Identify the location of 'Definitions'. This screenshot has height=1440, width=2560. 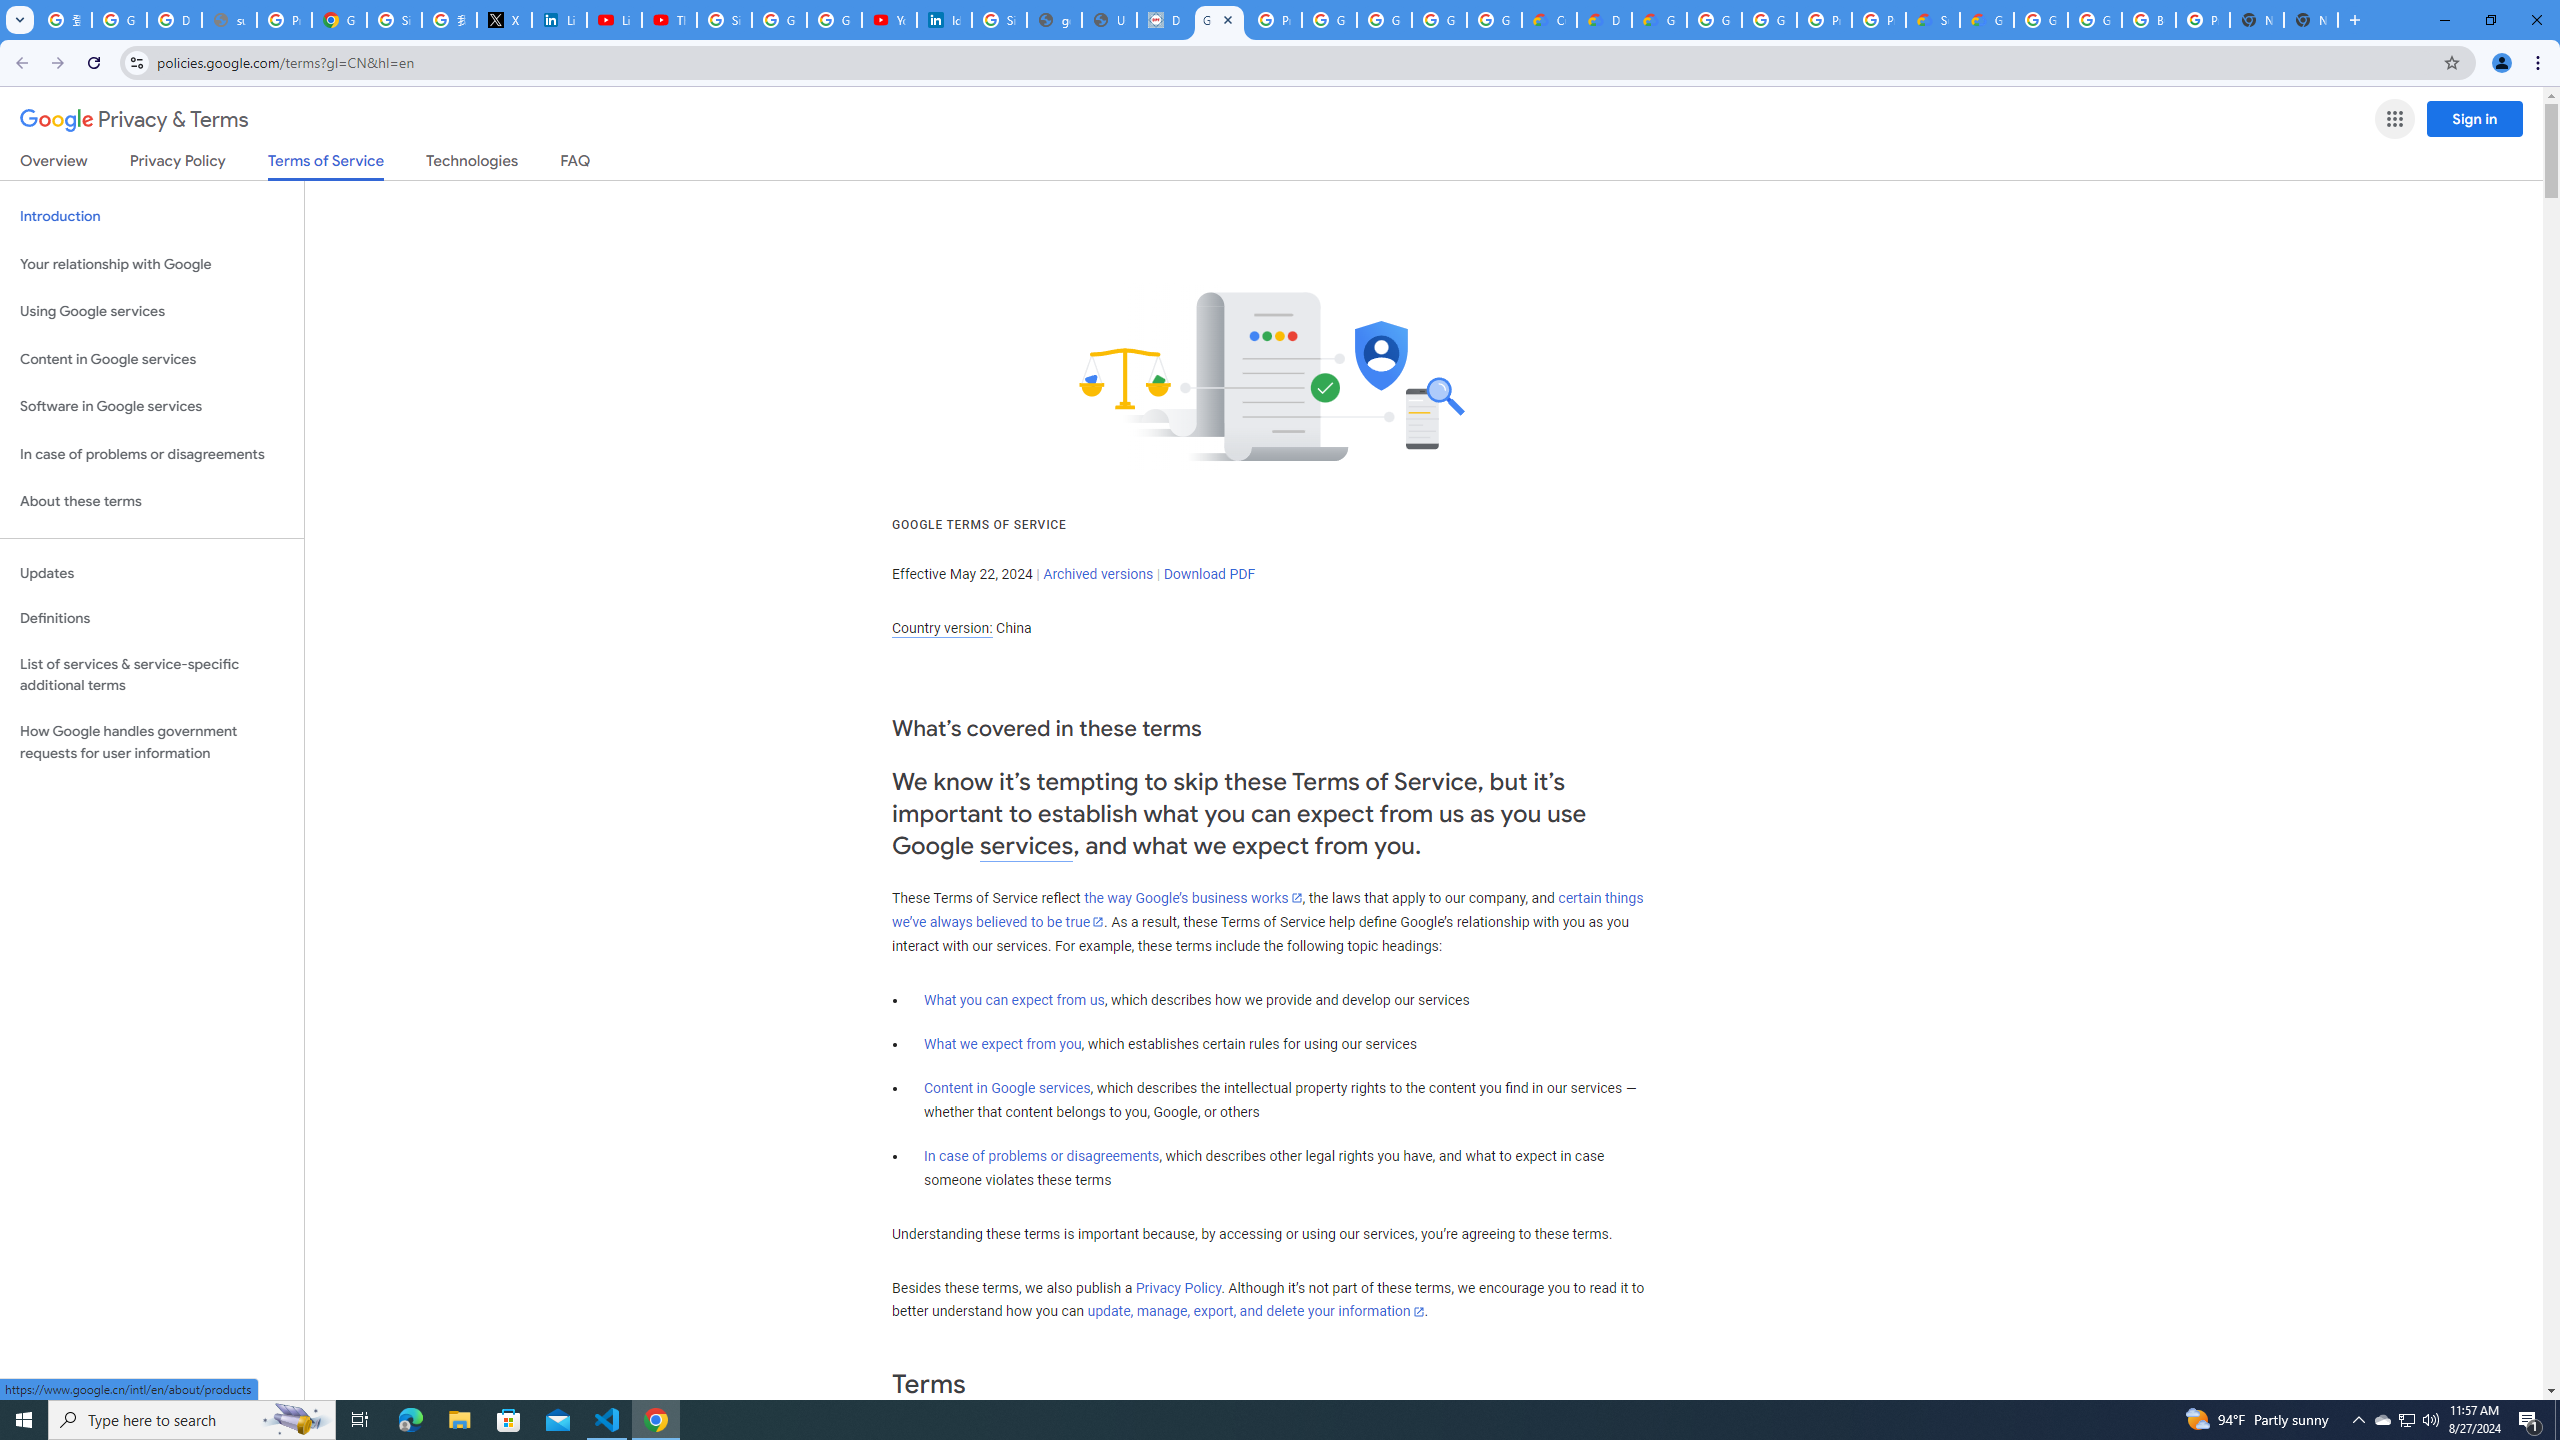
(151, 618).